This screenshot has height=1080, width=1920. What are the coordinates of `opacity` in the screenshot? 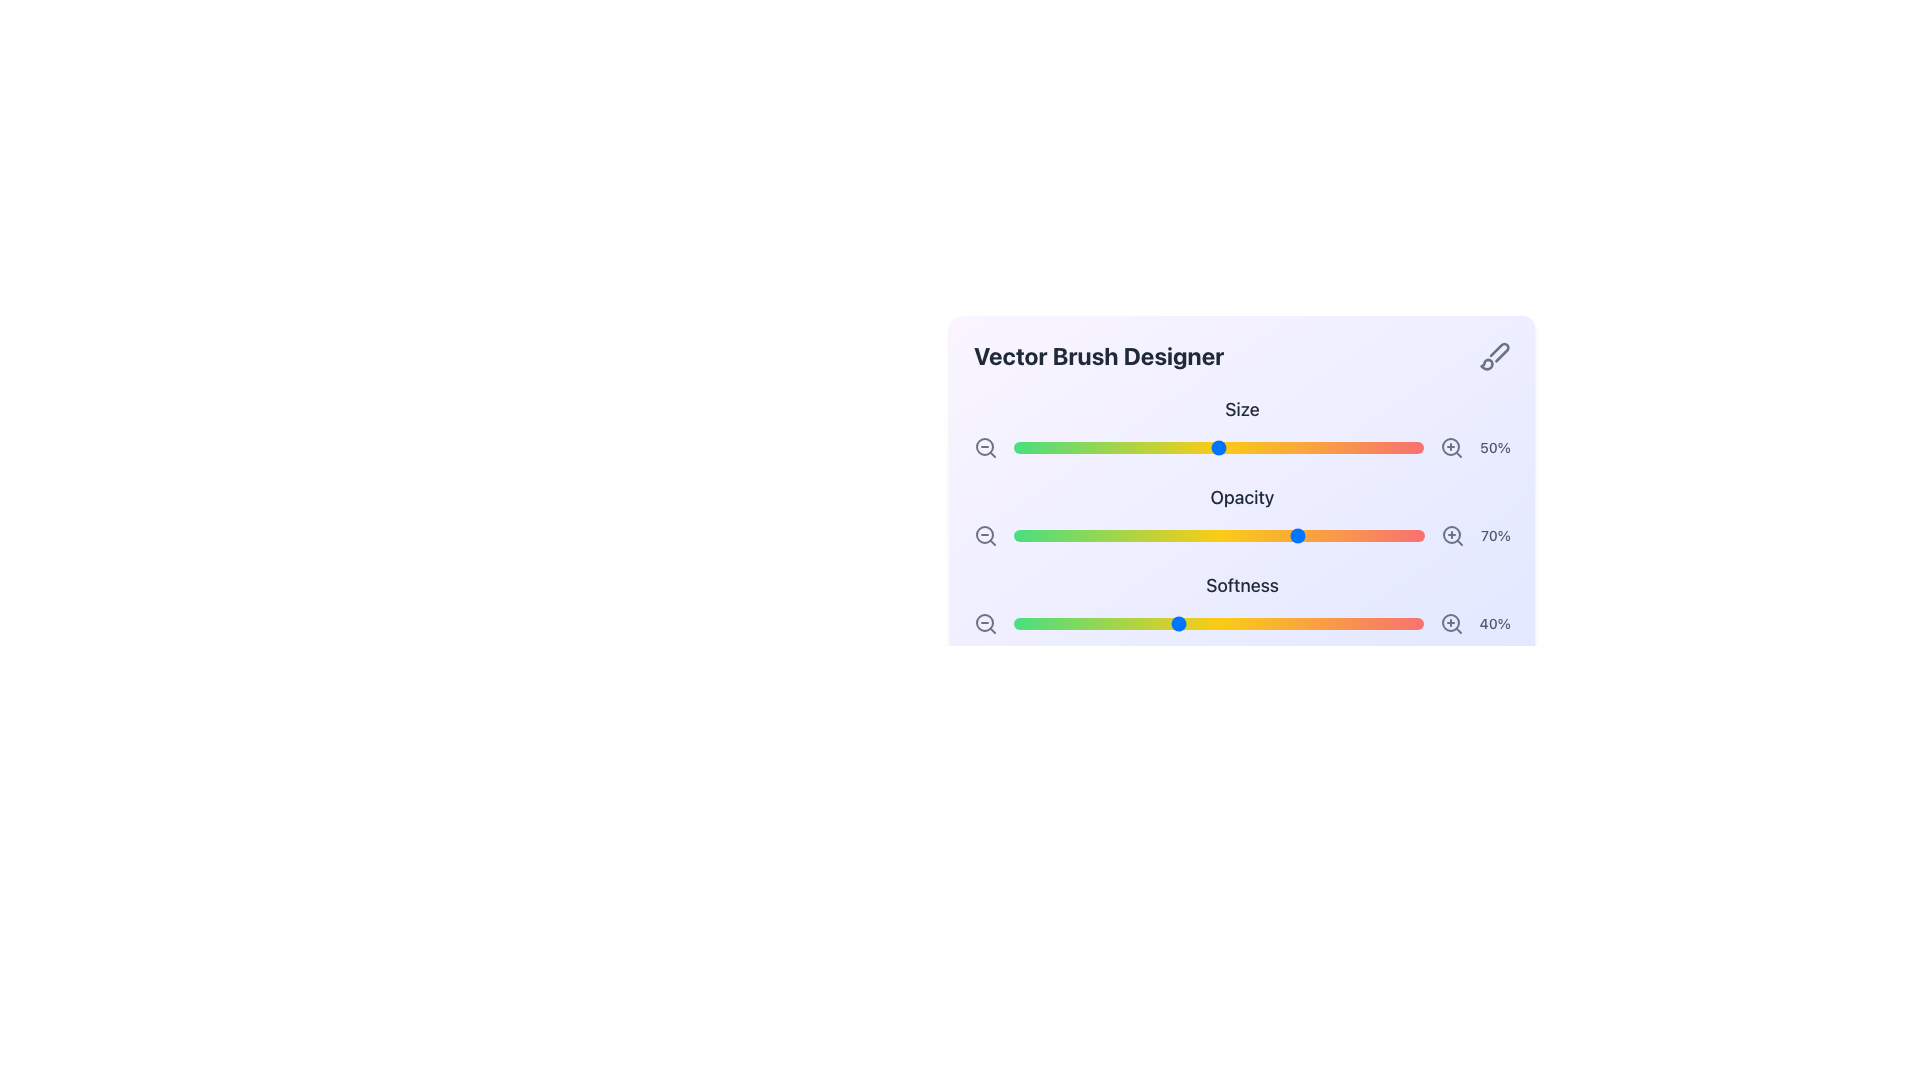 It's located at (1030, 535).